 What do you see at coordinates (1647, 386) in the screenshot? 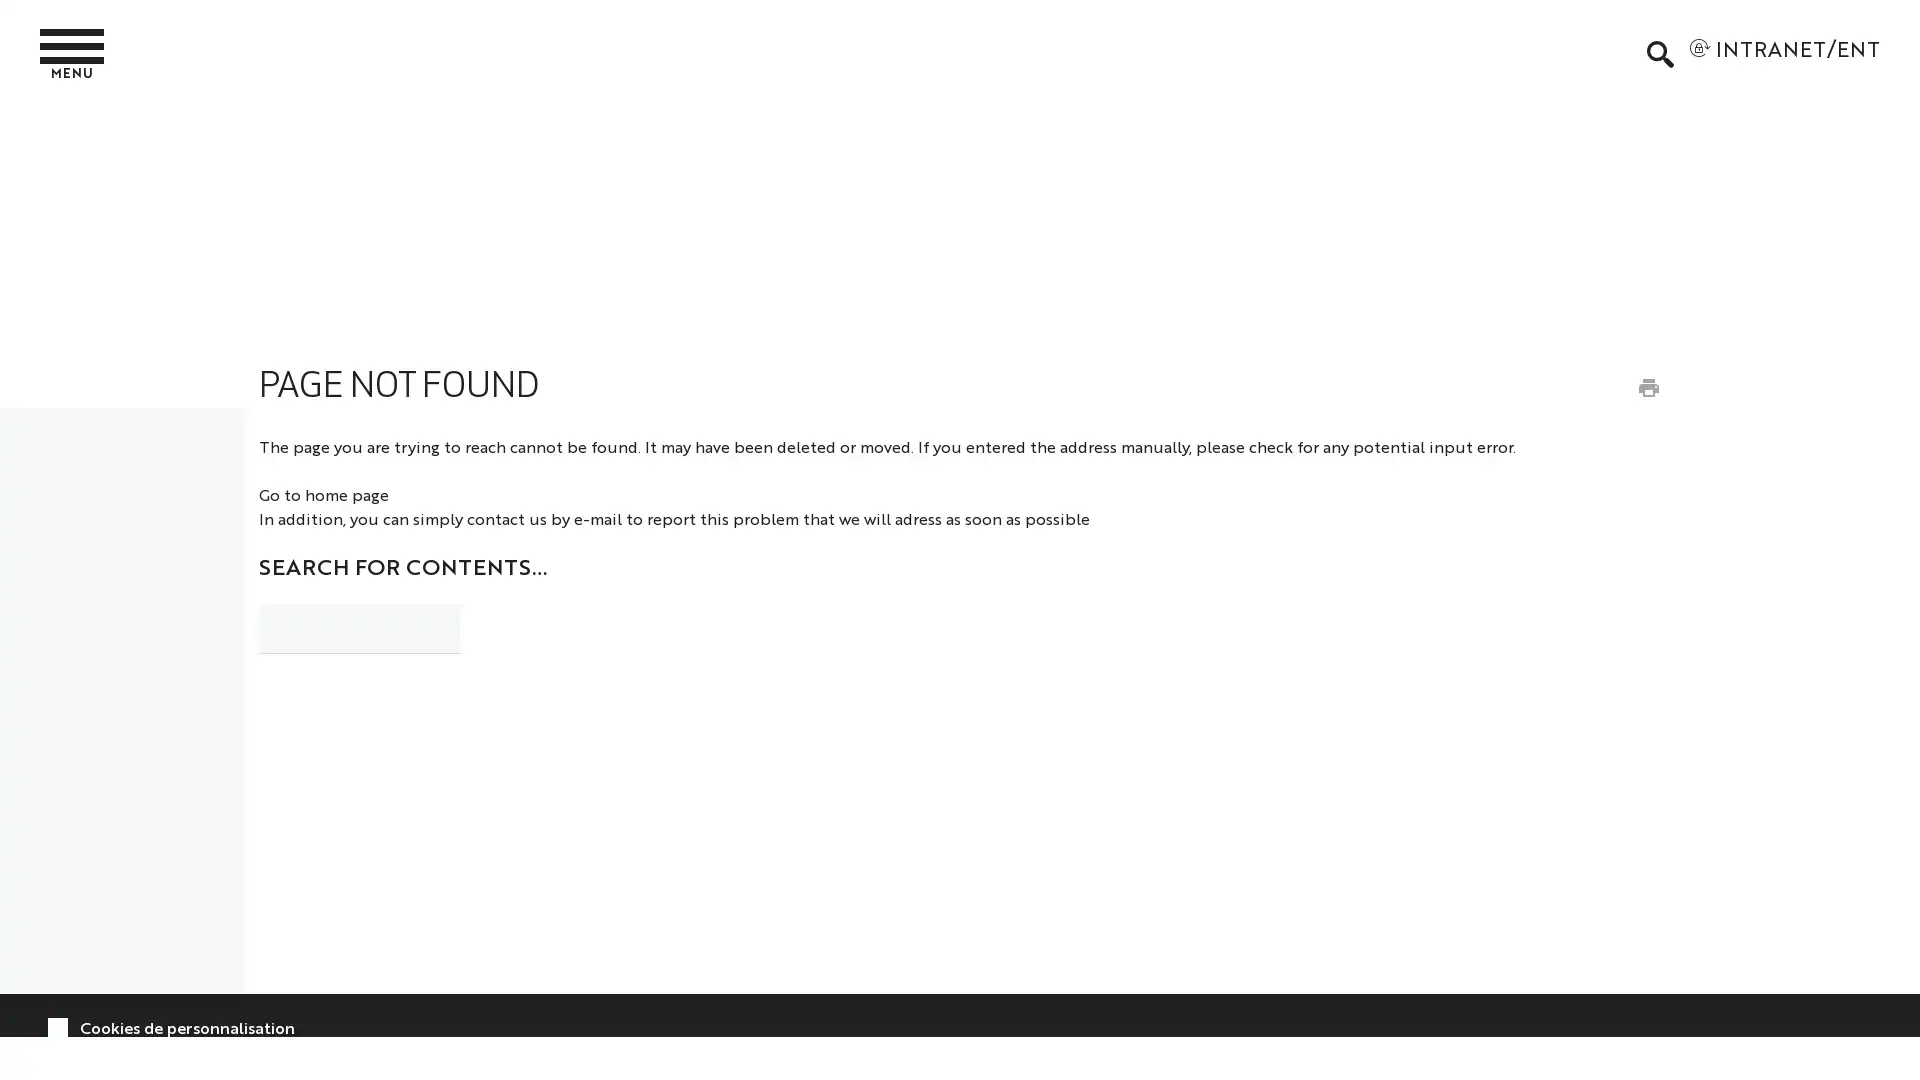
I see `Print` at bounding box center [1647, 386].